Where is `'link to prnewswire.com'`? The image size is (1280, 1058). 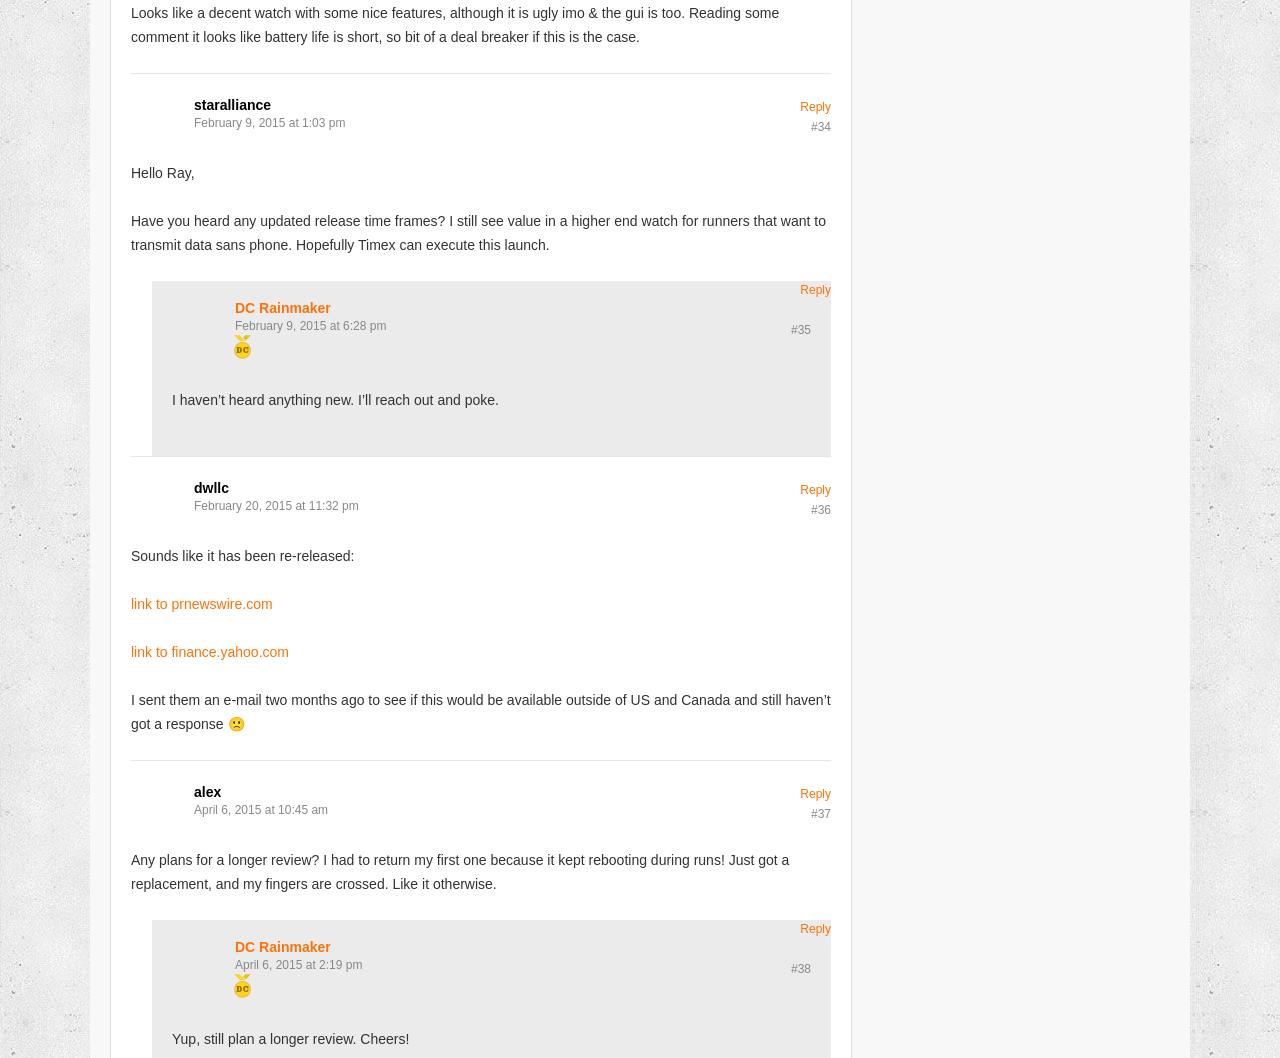 'link to prnewswire.com' is located at coordinates (201, 602).